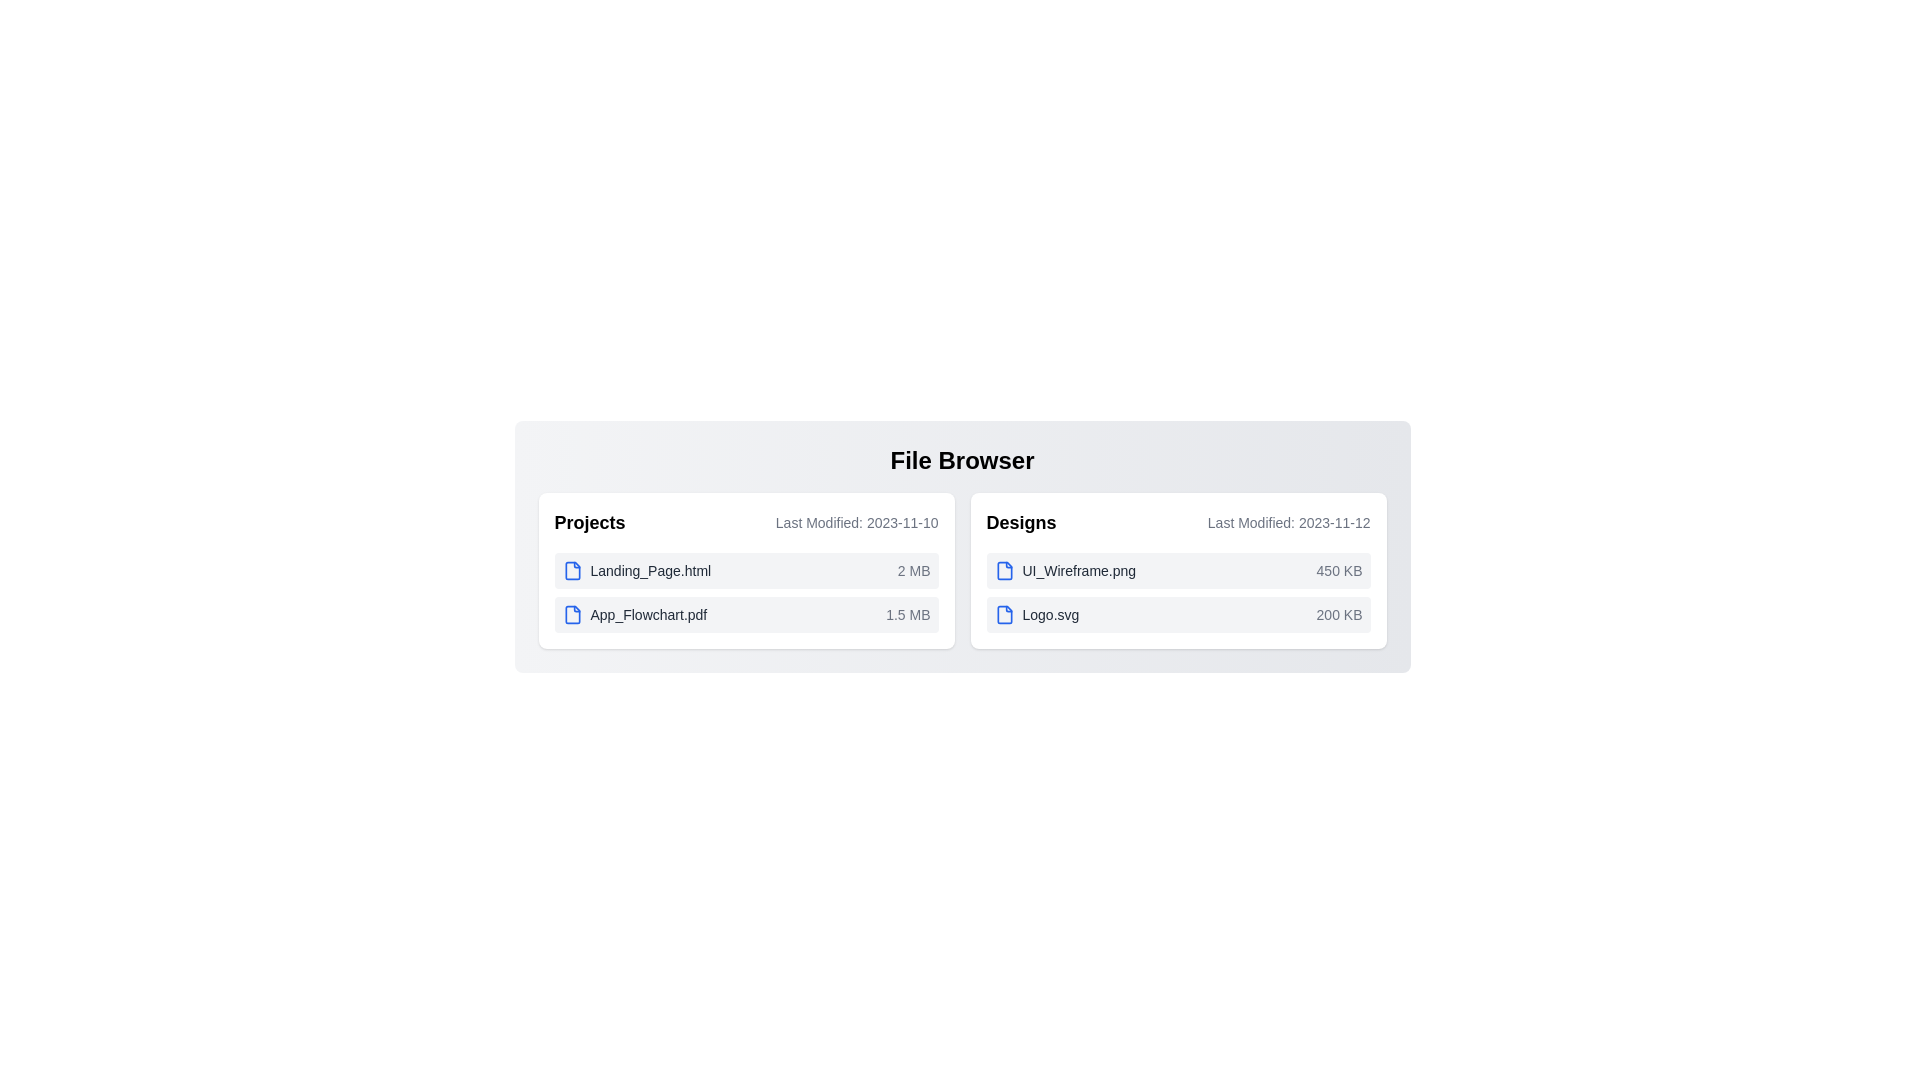  I want to click on the file named UI_Wireframe.png to select it, so click(1064, 570).